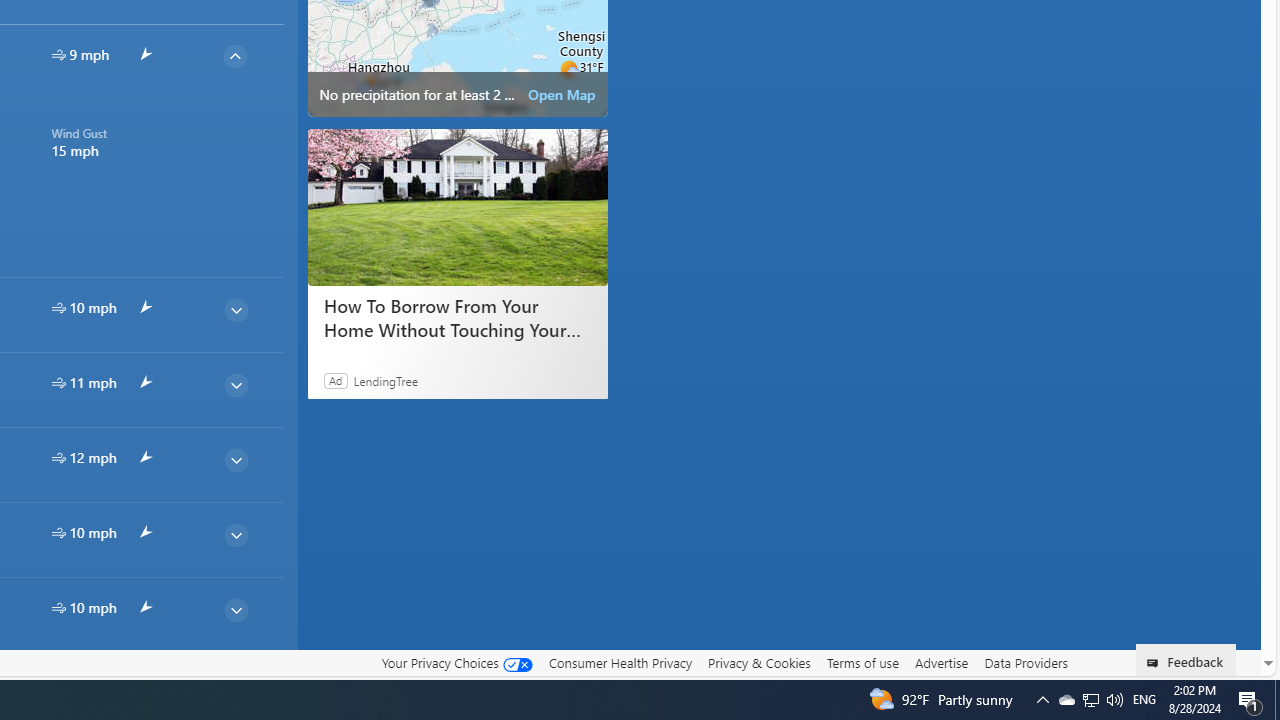 Image resolution: width=1280 pixels, height=720 pixels. What do you see at coordinates (385, 380) in the screenshot?
I see `'LendingTree'` at bounding box center [385, 380].